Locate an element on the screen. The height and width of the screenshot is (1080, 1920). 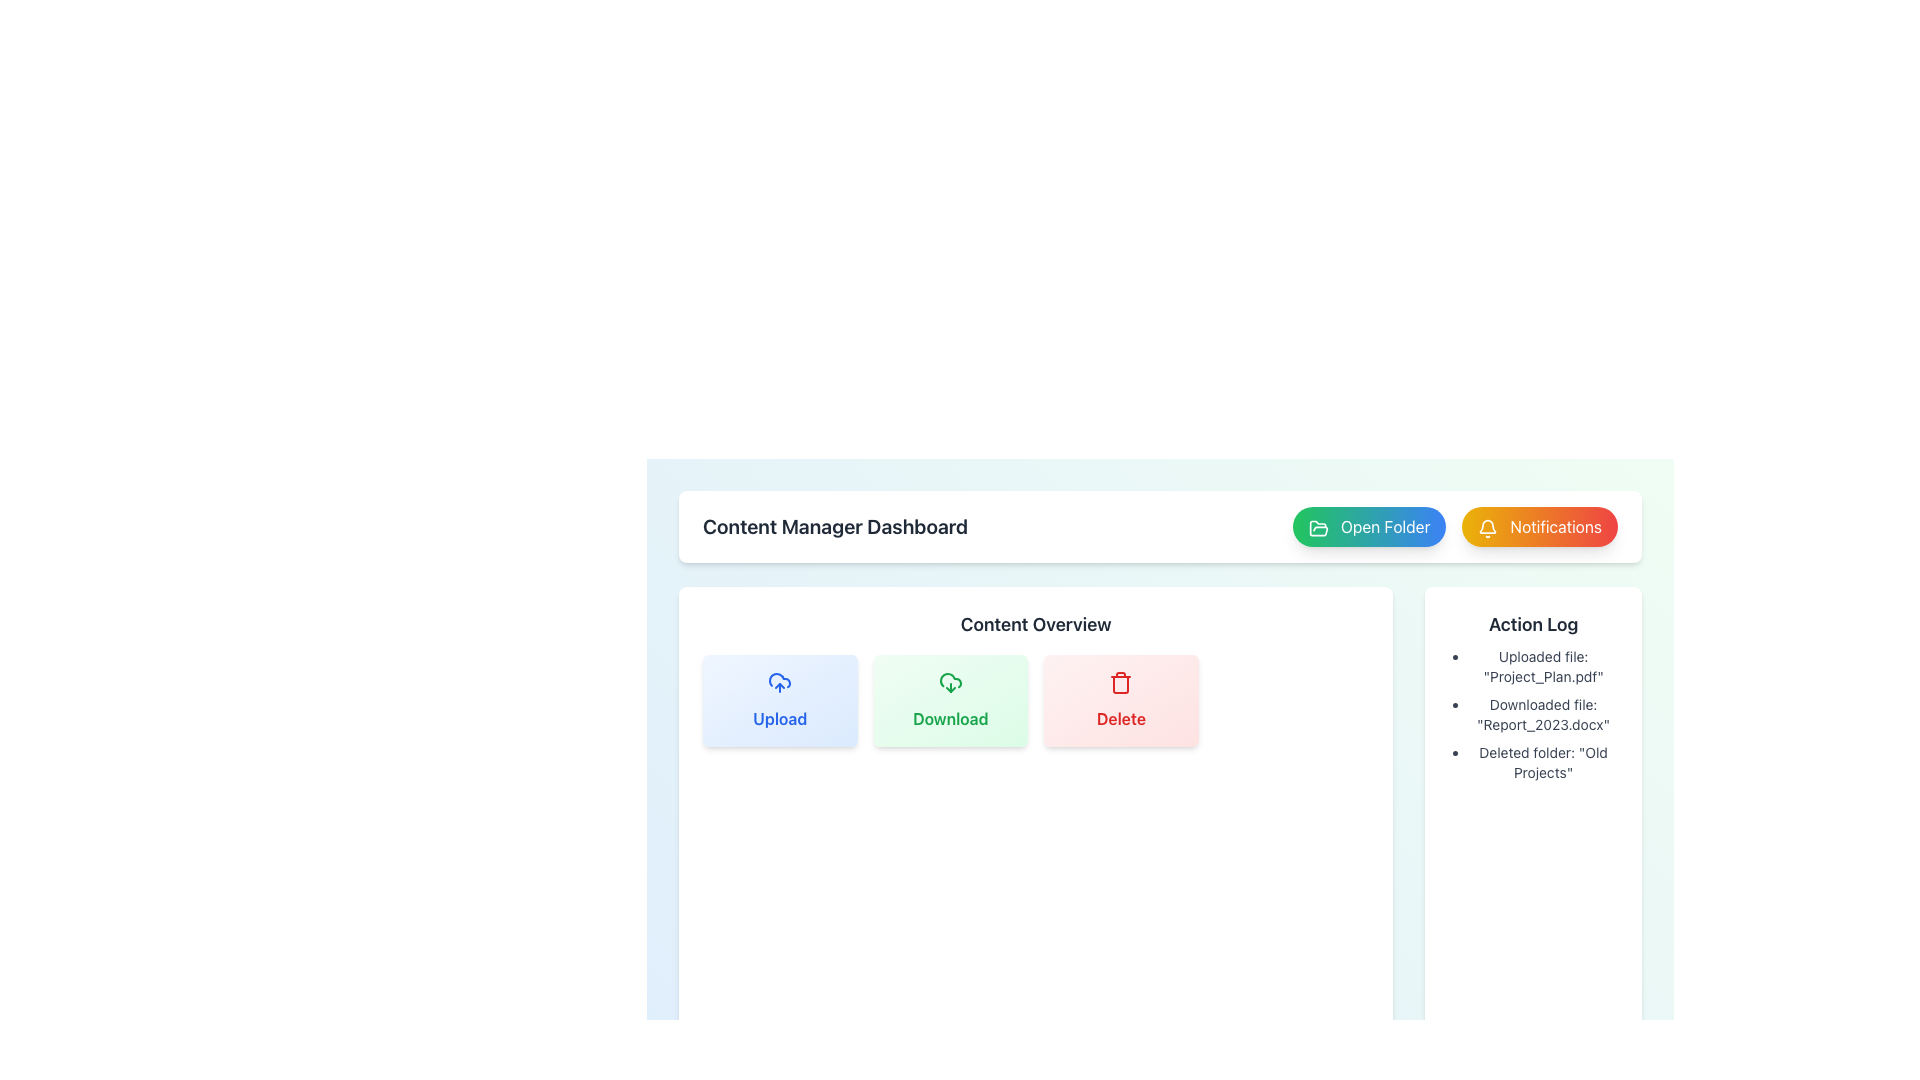
the folder icon on the 'Open Folder' button, which is the leftmost component of the button located near the top-right corner of the interface is located at coordinates (1318, 527).